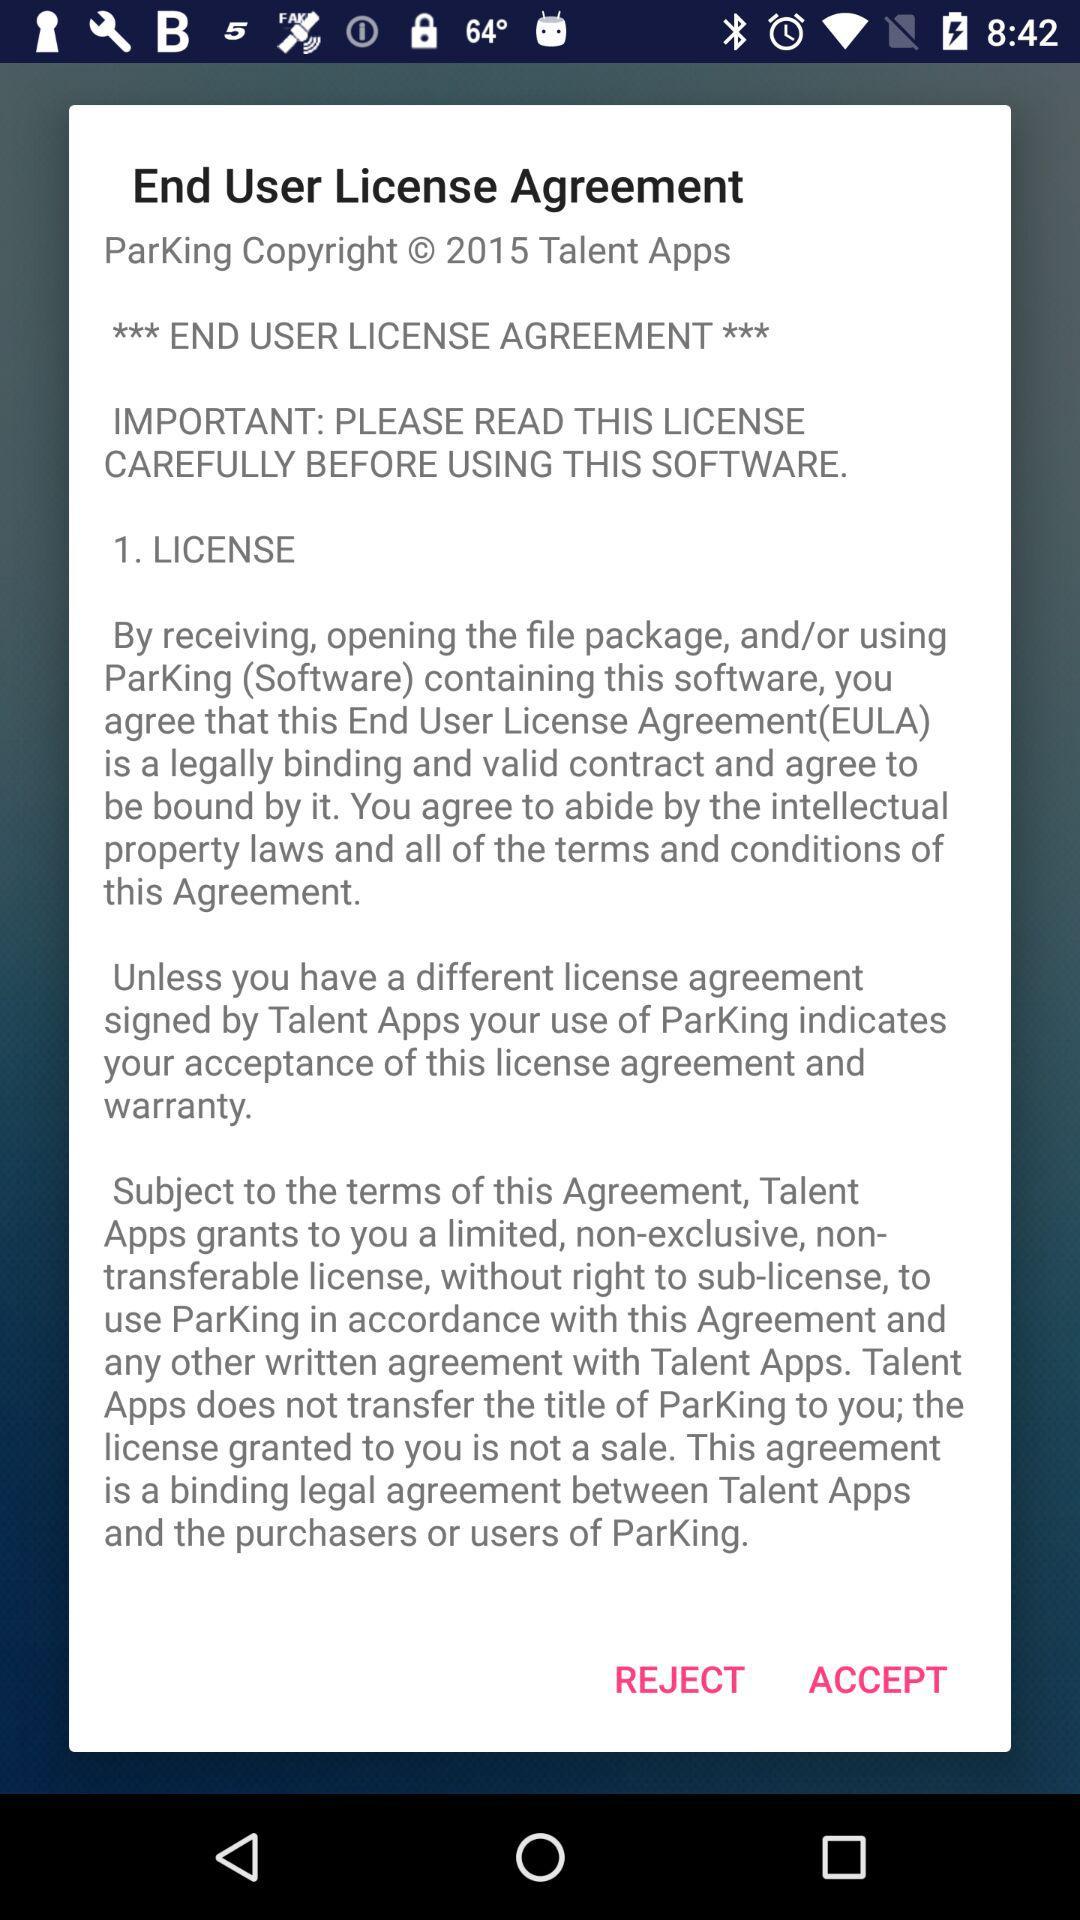 This screenshot has height=1920, width=1080. Describe the element at coordinates (877, 1678) in the screenshot. I see `icon below the parking copyright 2015 item` at that location.